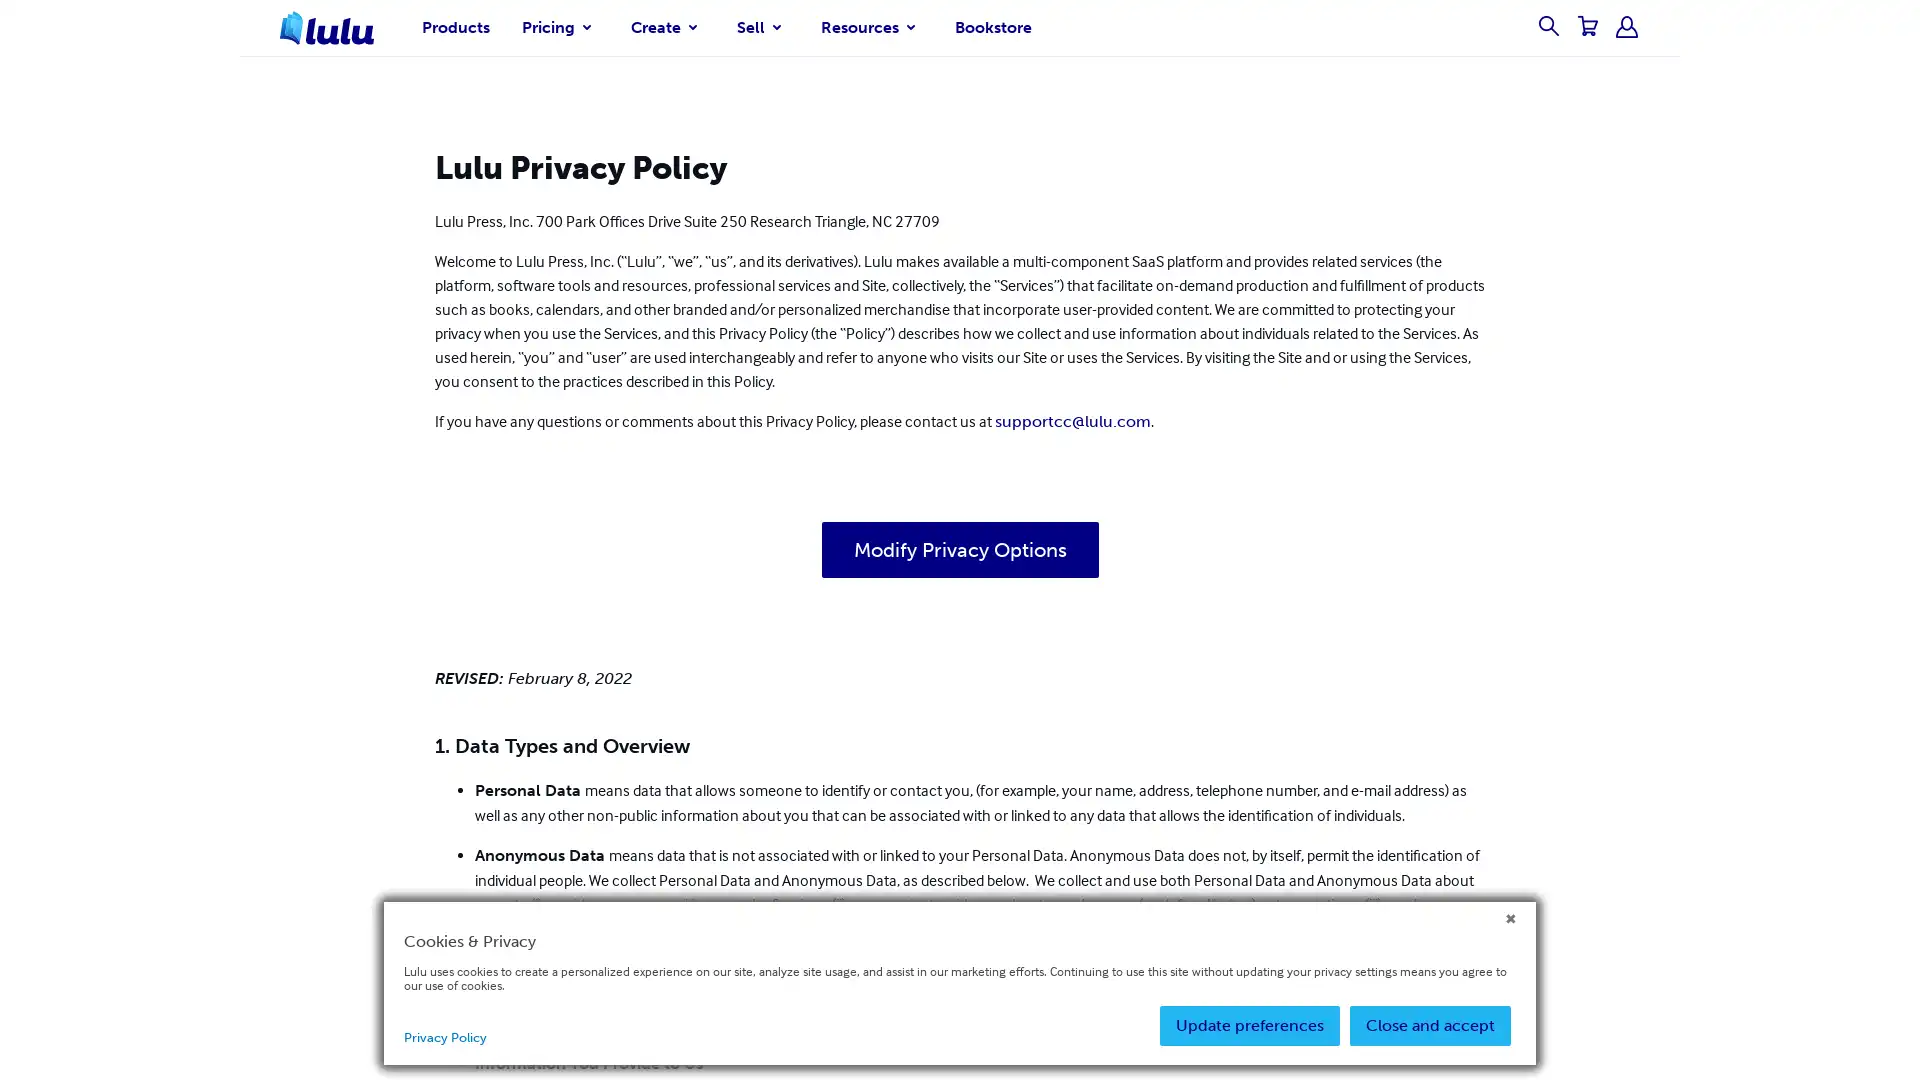 The width and height of the screenshot is (1920, 1080). What do you see at coordinates (958, 548) in the screenshot?
I see `Modify Privacy Options` at bounding box center [958, 548].